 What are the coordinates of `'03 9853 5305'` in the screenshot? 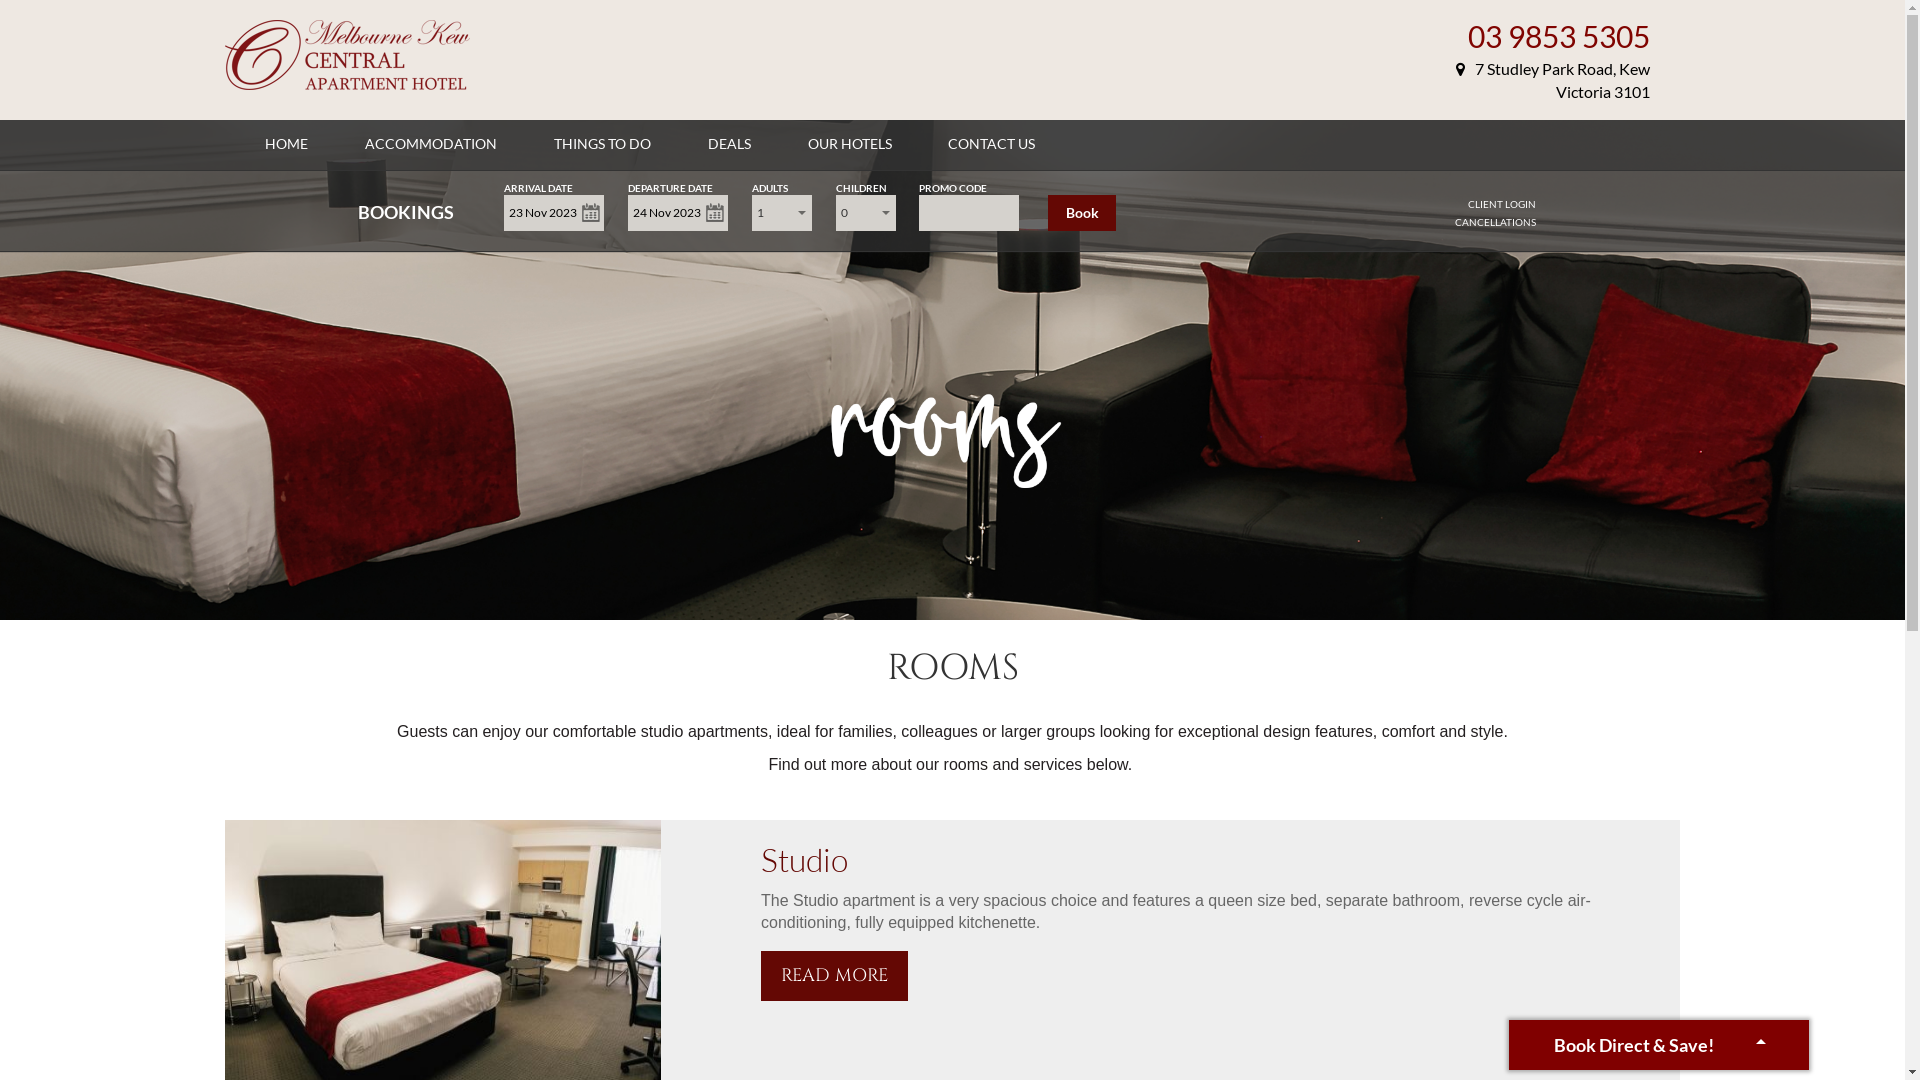 It's located at (1558, 35).